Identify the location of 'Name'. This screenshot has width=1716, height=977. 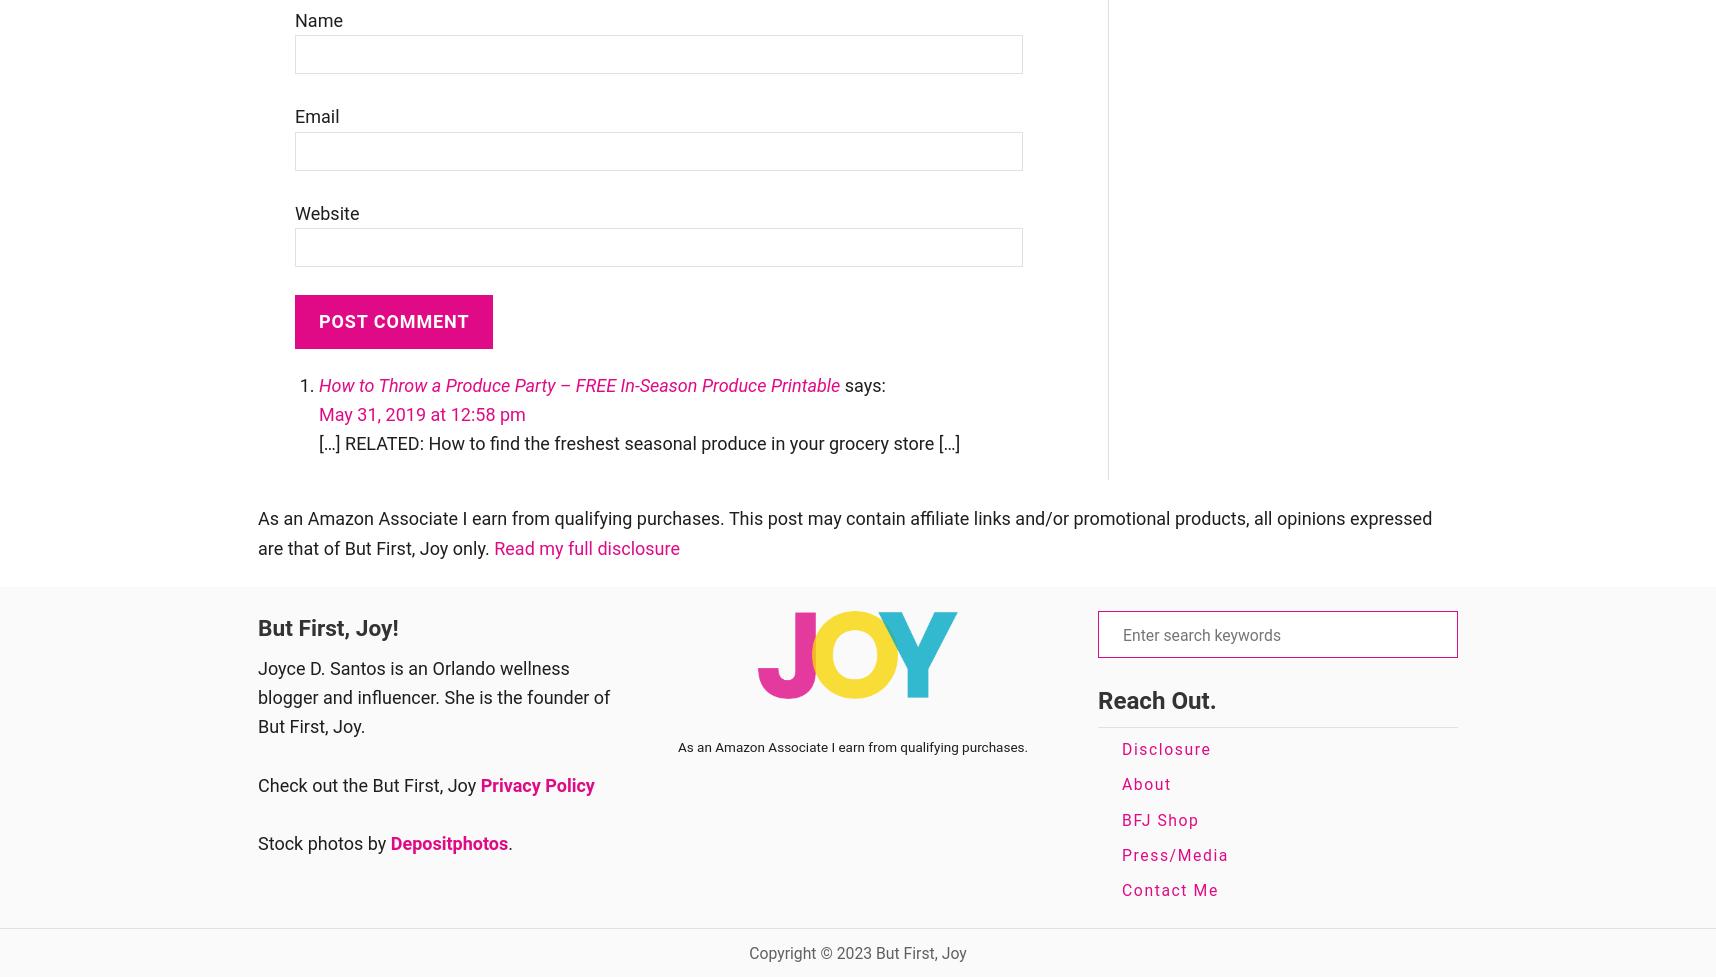
(293, 19).